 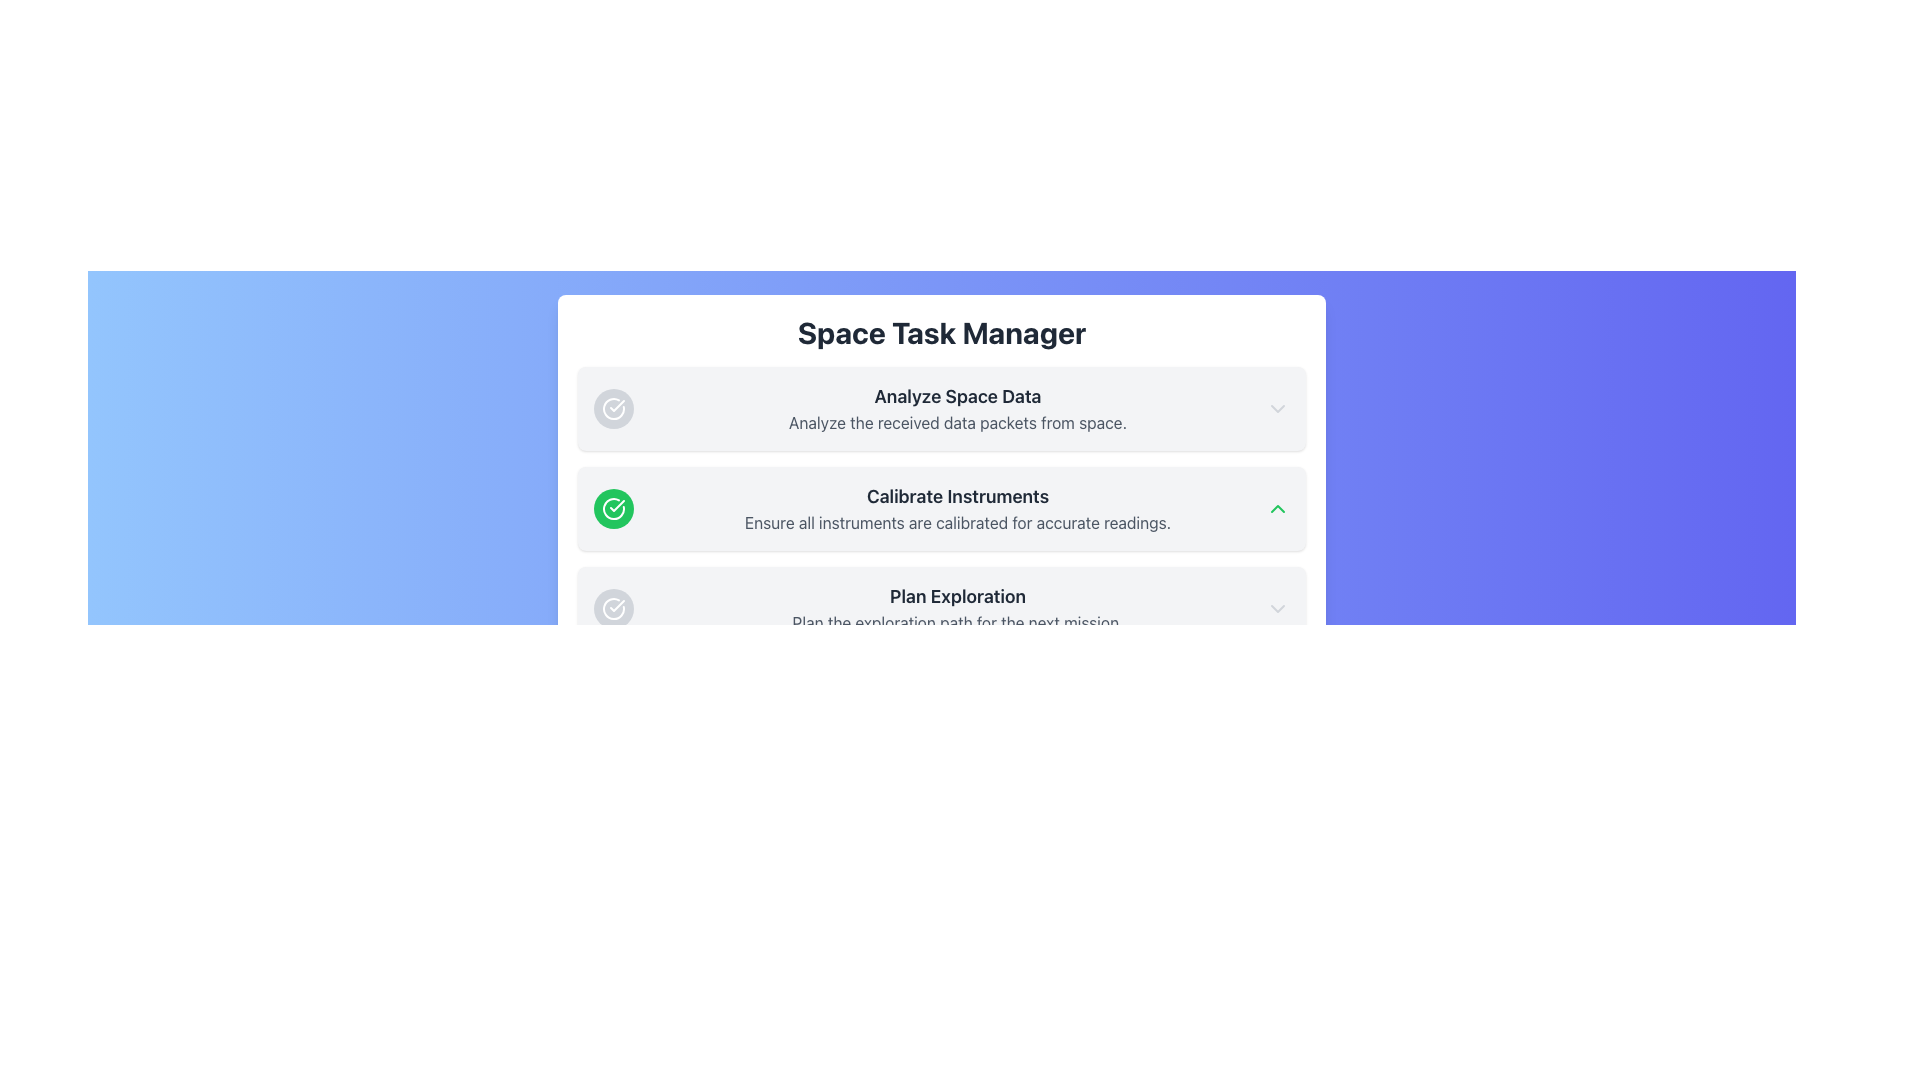 I want to click on the 'Plan Exploration' text label, which is styled with a large, bold dark gray font and is the third task item under 'Space Task Manager', to access adjacent buttons or options associated with this task, so click(x=957, y=596).